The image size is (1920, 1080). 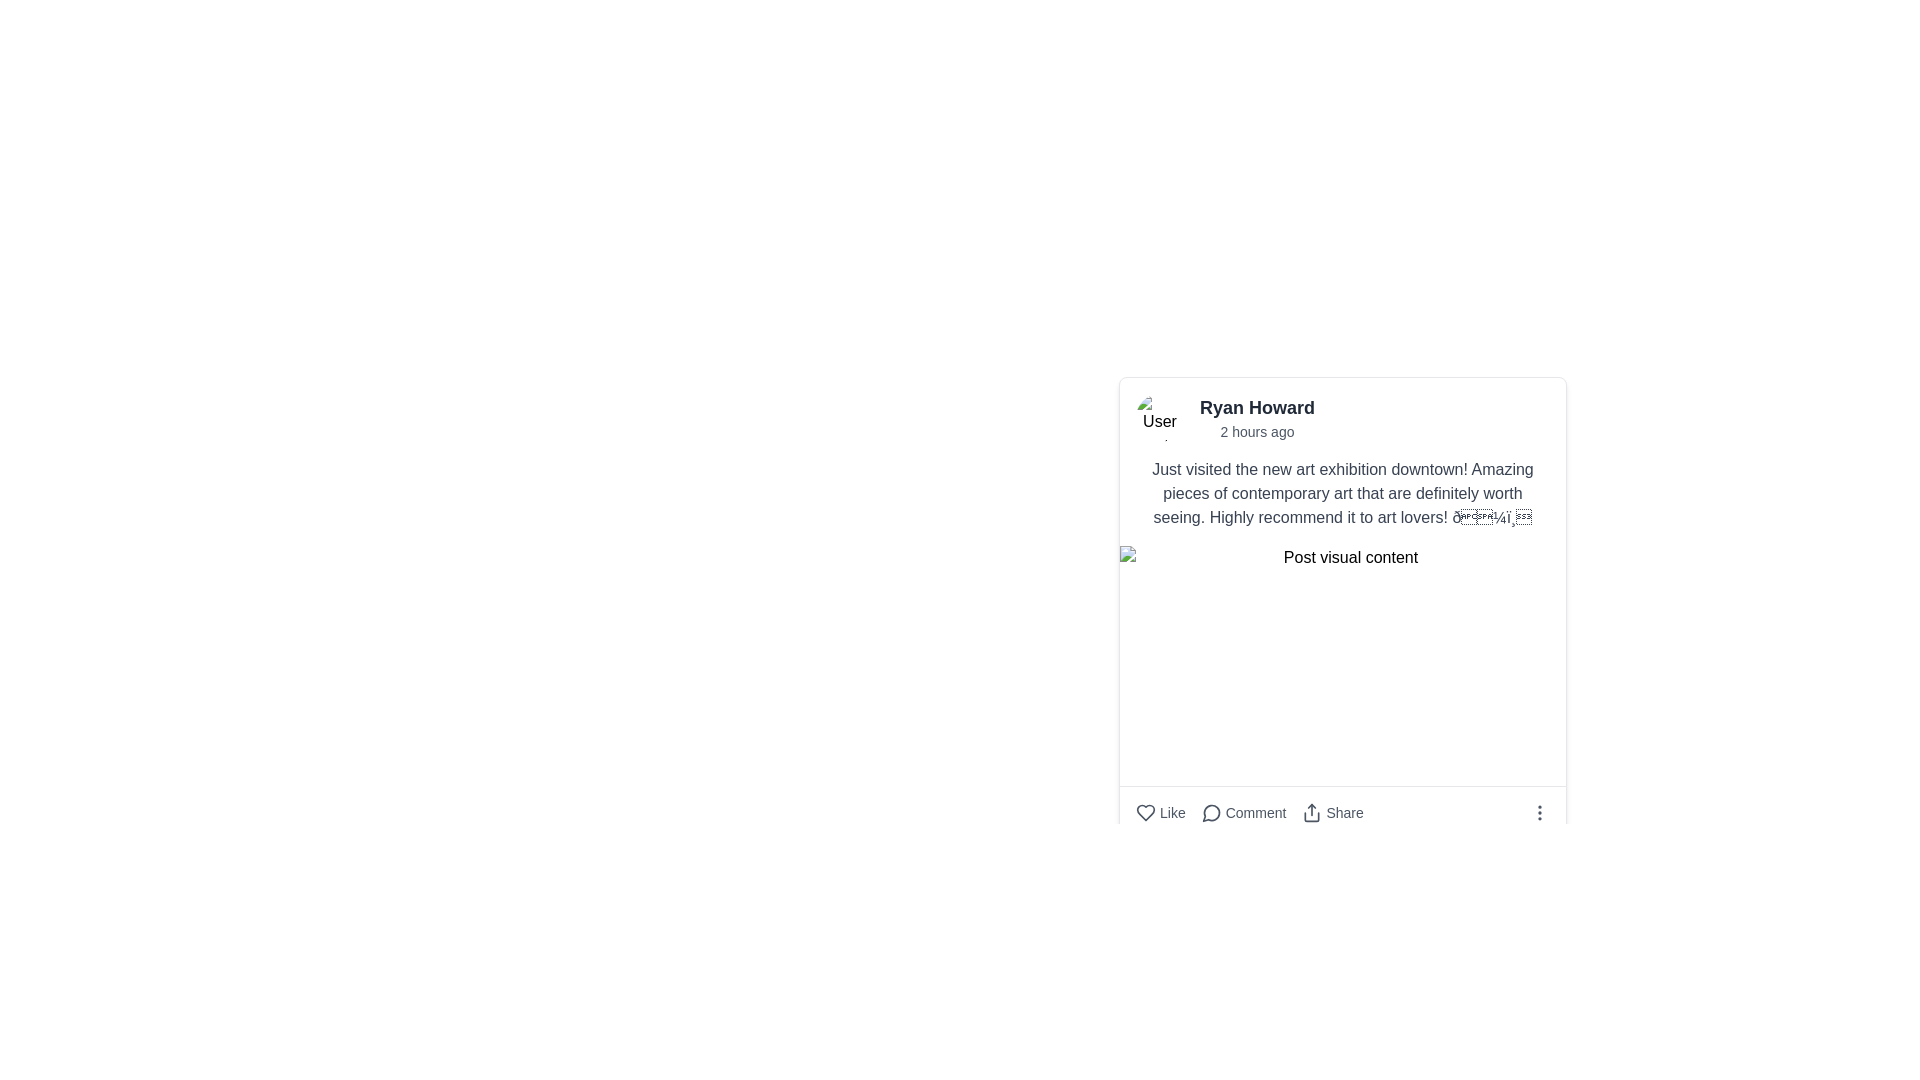 I want to click on the 'Share' button located at the bottom of the post, which is the third item in a horizontal set of options alongside 'Like' and 'Comment'. This will open the sharing menu for the associated post, so click(x=1333, y=813).